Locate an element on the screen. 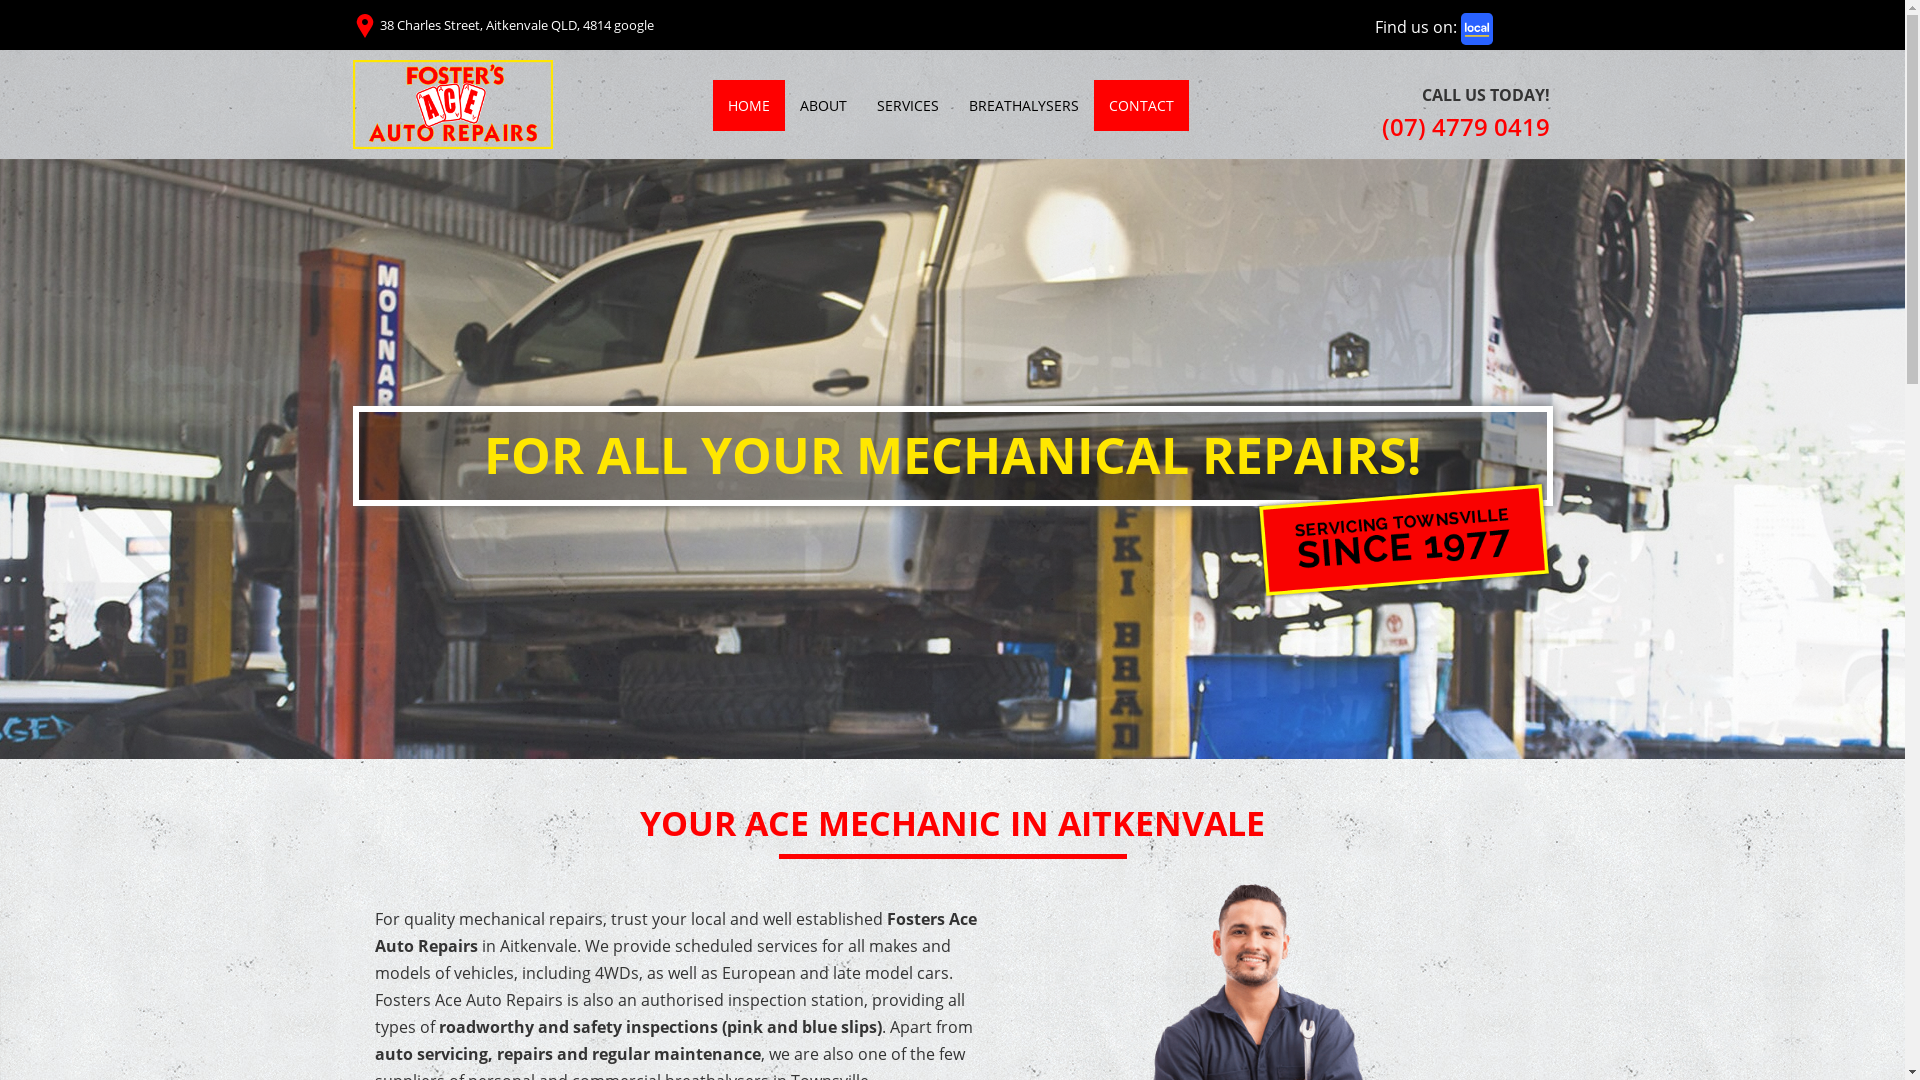 This screenshot has width=1920, height=1080. 'CONTACT' is located at coordinates (1141, 105).